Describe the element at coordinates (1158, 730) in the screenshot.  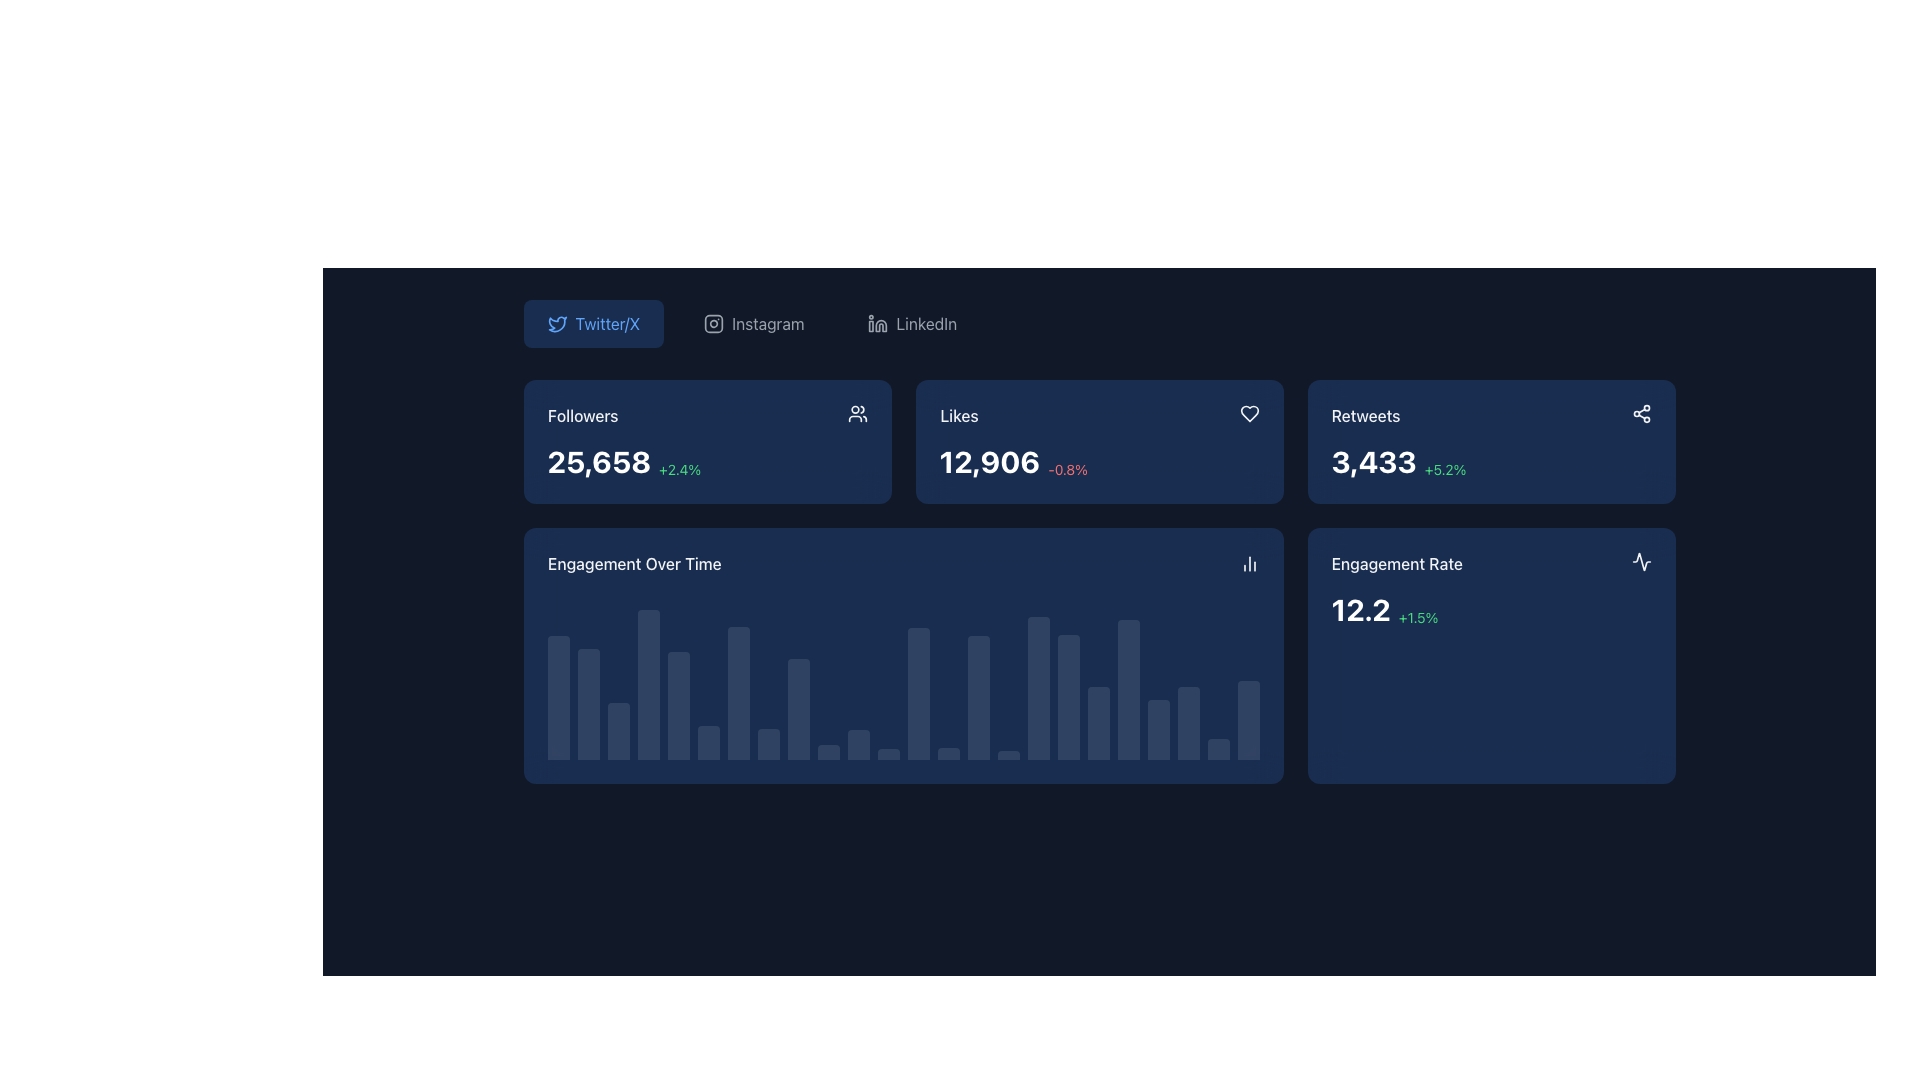
I see `the 21st bar in the histogram located below the 'Engagement Over Time' section` at that location.